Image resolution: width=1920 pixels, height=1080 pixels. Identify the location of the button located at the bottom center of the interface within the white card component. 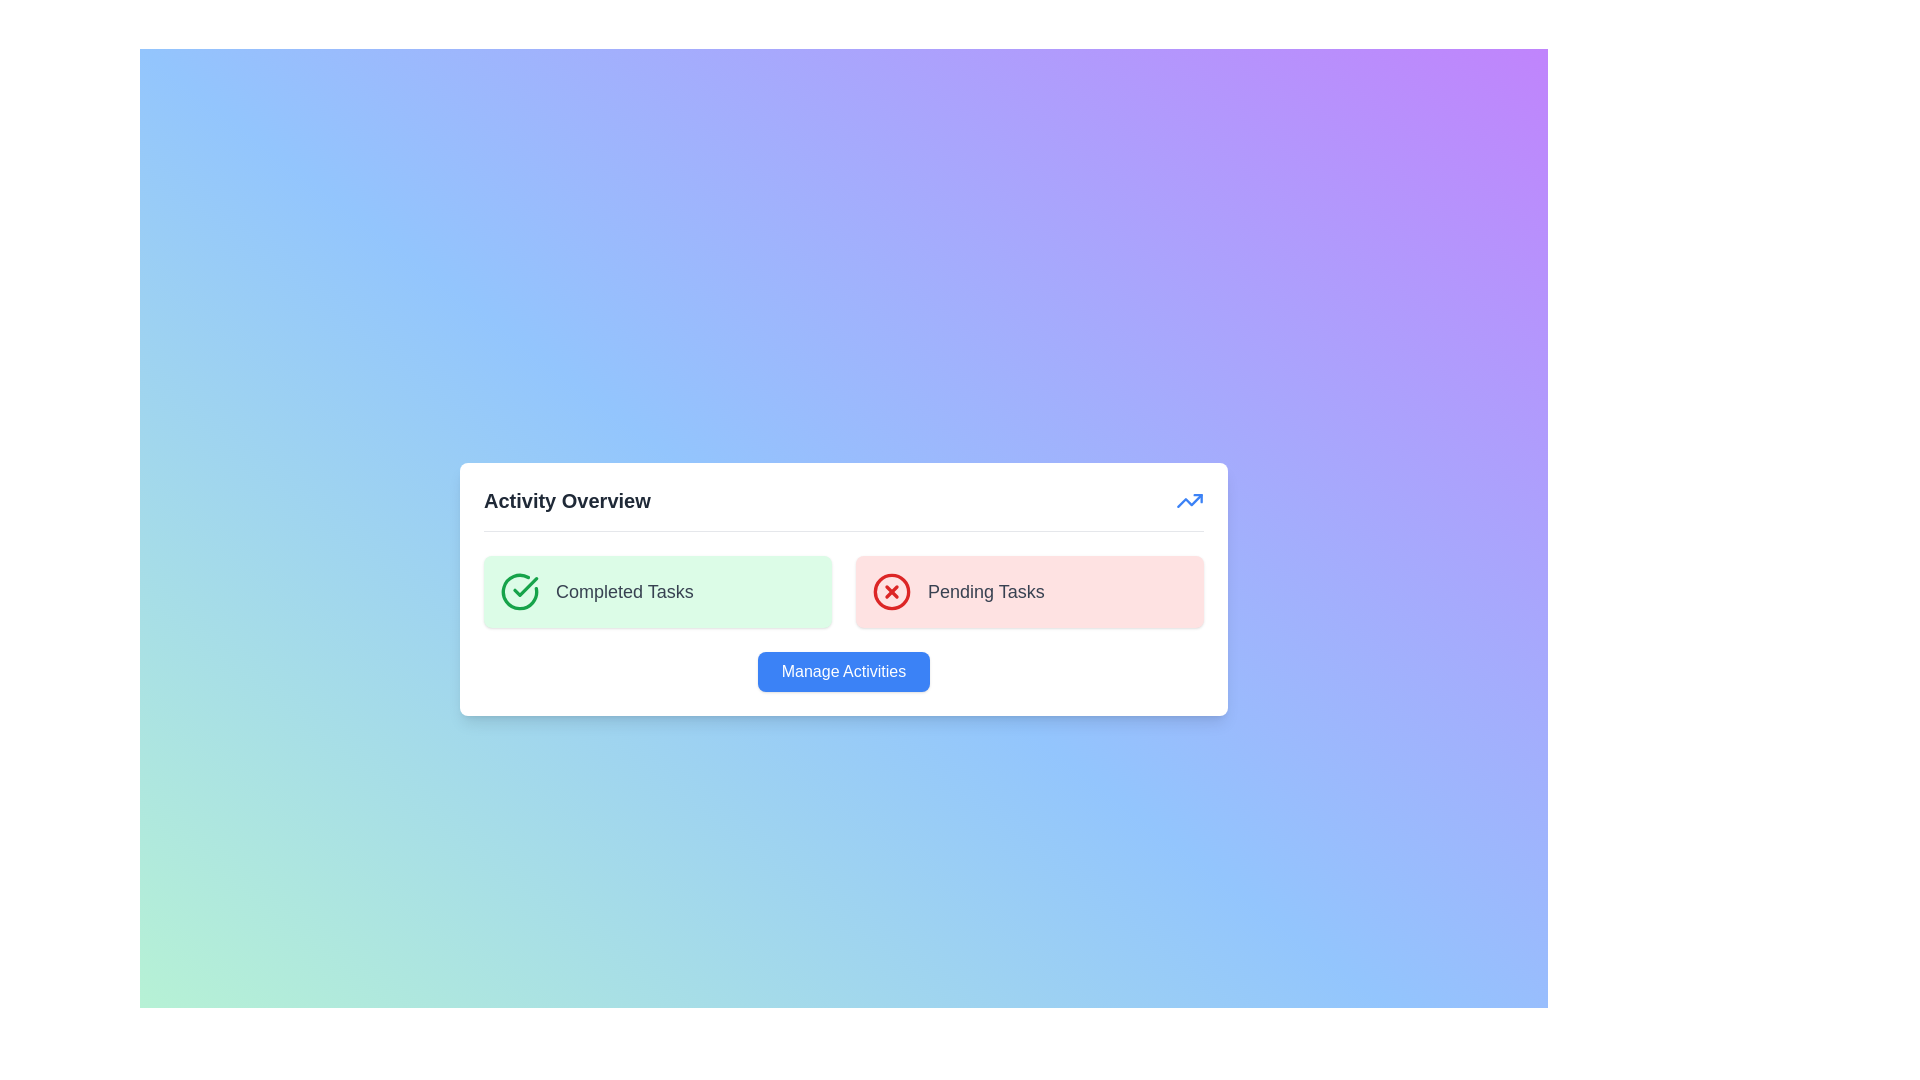
(844, 671).